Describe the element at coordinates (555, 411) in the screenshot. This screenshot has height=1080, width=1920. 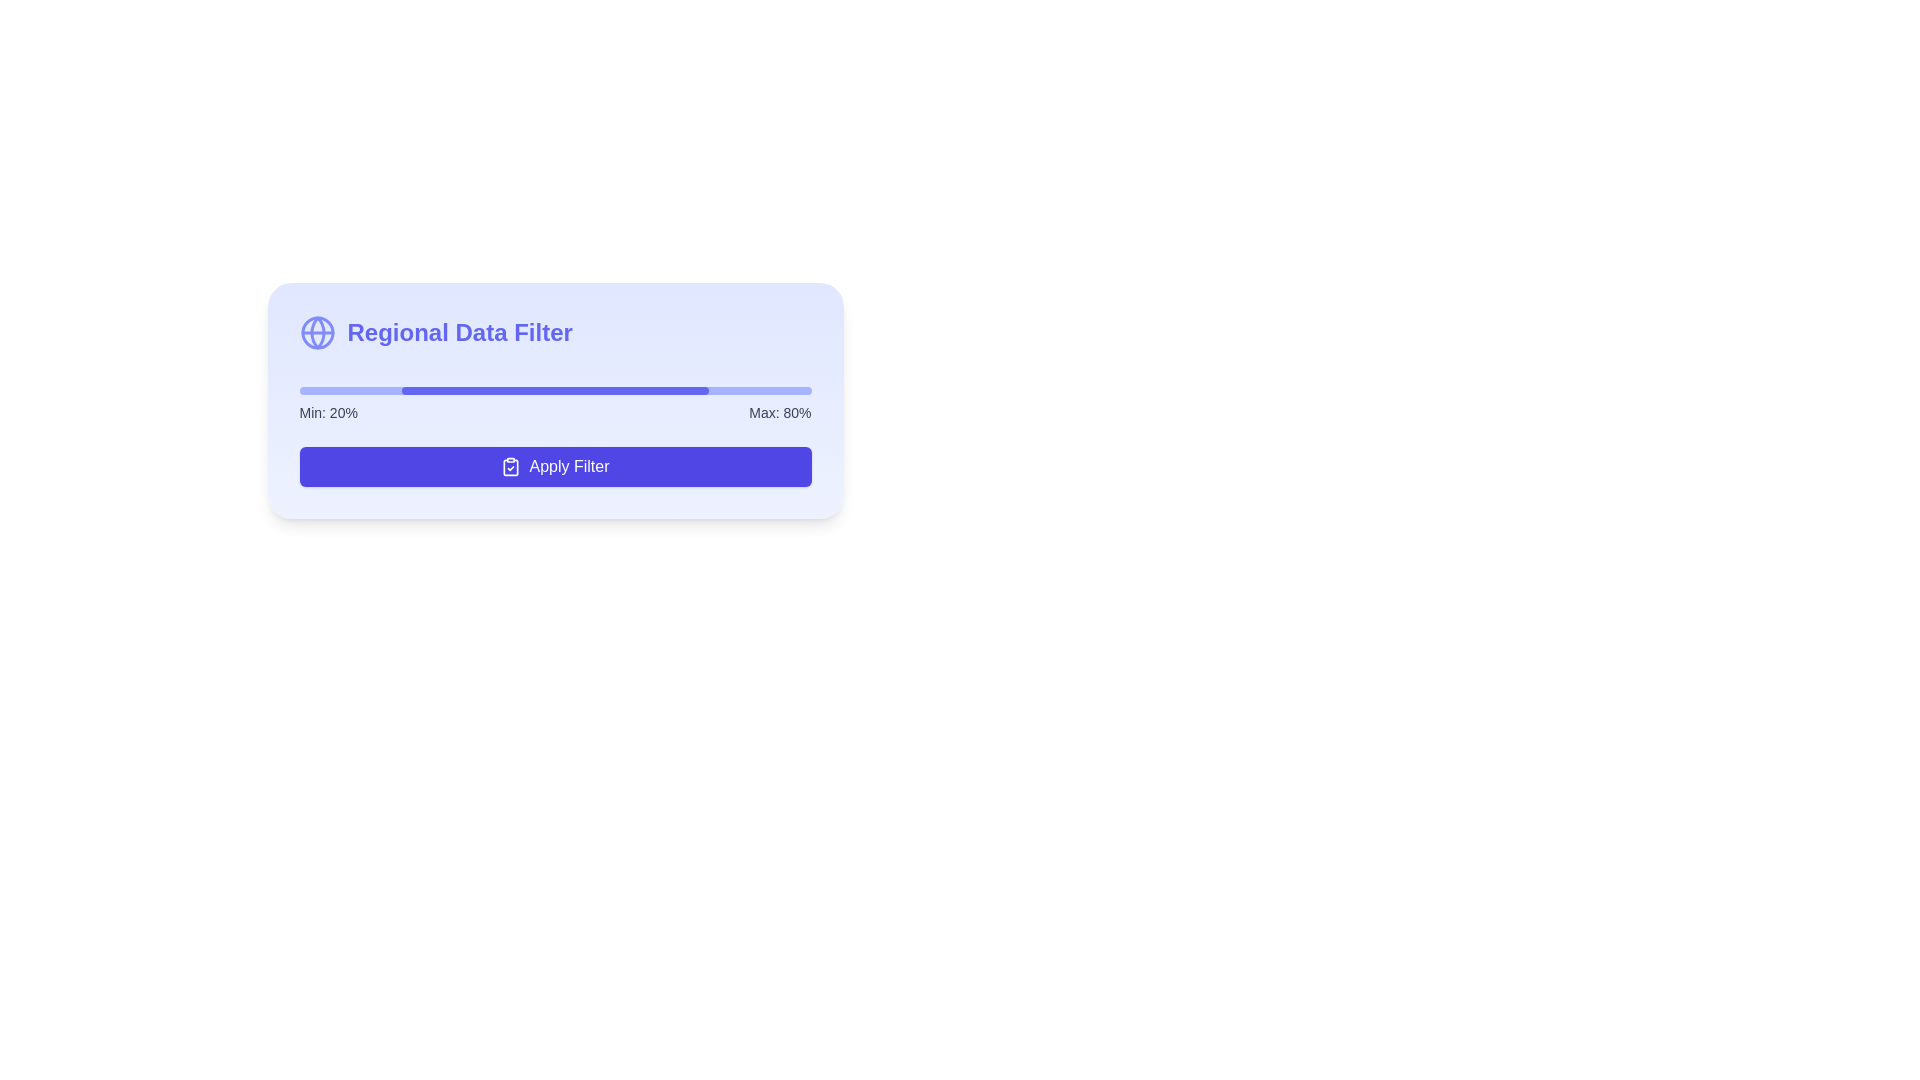
I see `text label displaying 'Min: 20%' on the left and 'Max: 80%' on the right, located below the slider and above the 'Apply Filter' button` at that location.